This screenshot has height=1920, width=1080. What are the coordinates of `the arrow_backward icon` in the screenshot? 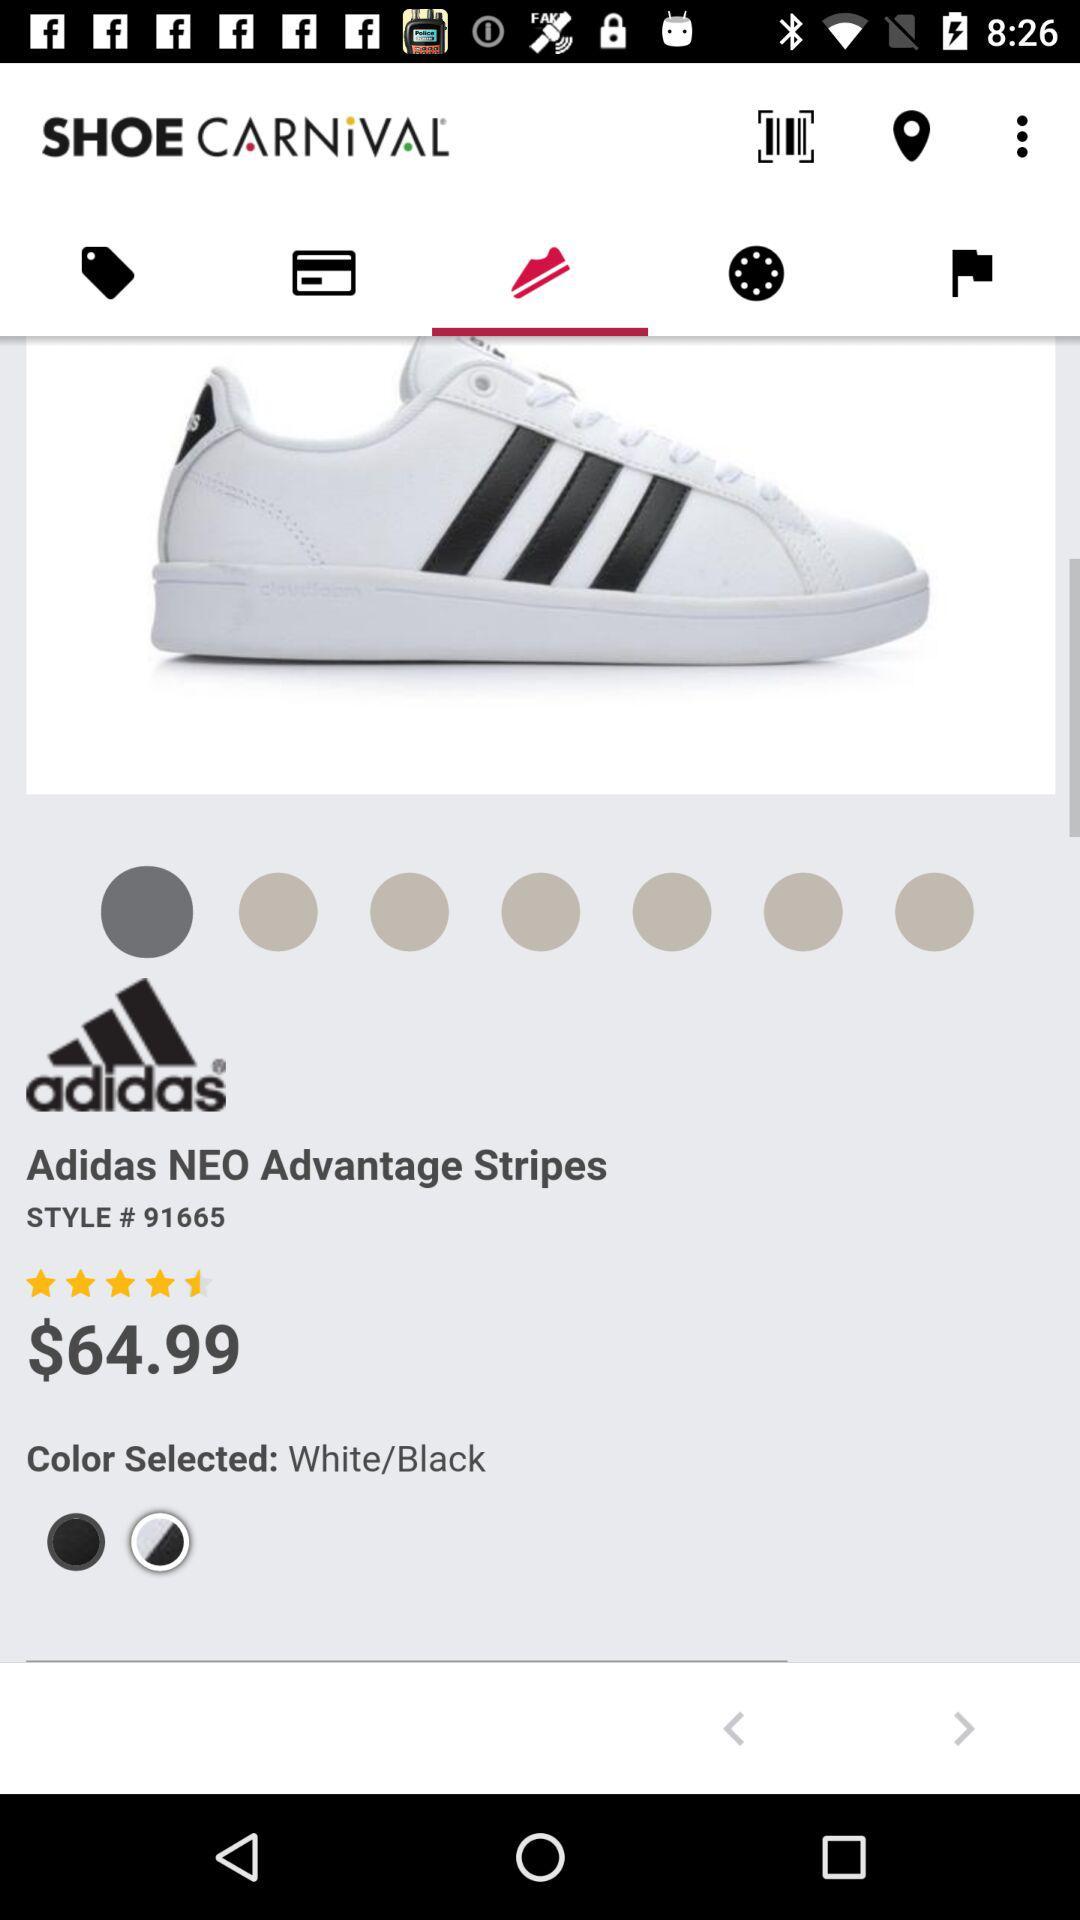 It's located at (733, 1727).